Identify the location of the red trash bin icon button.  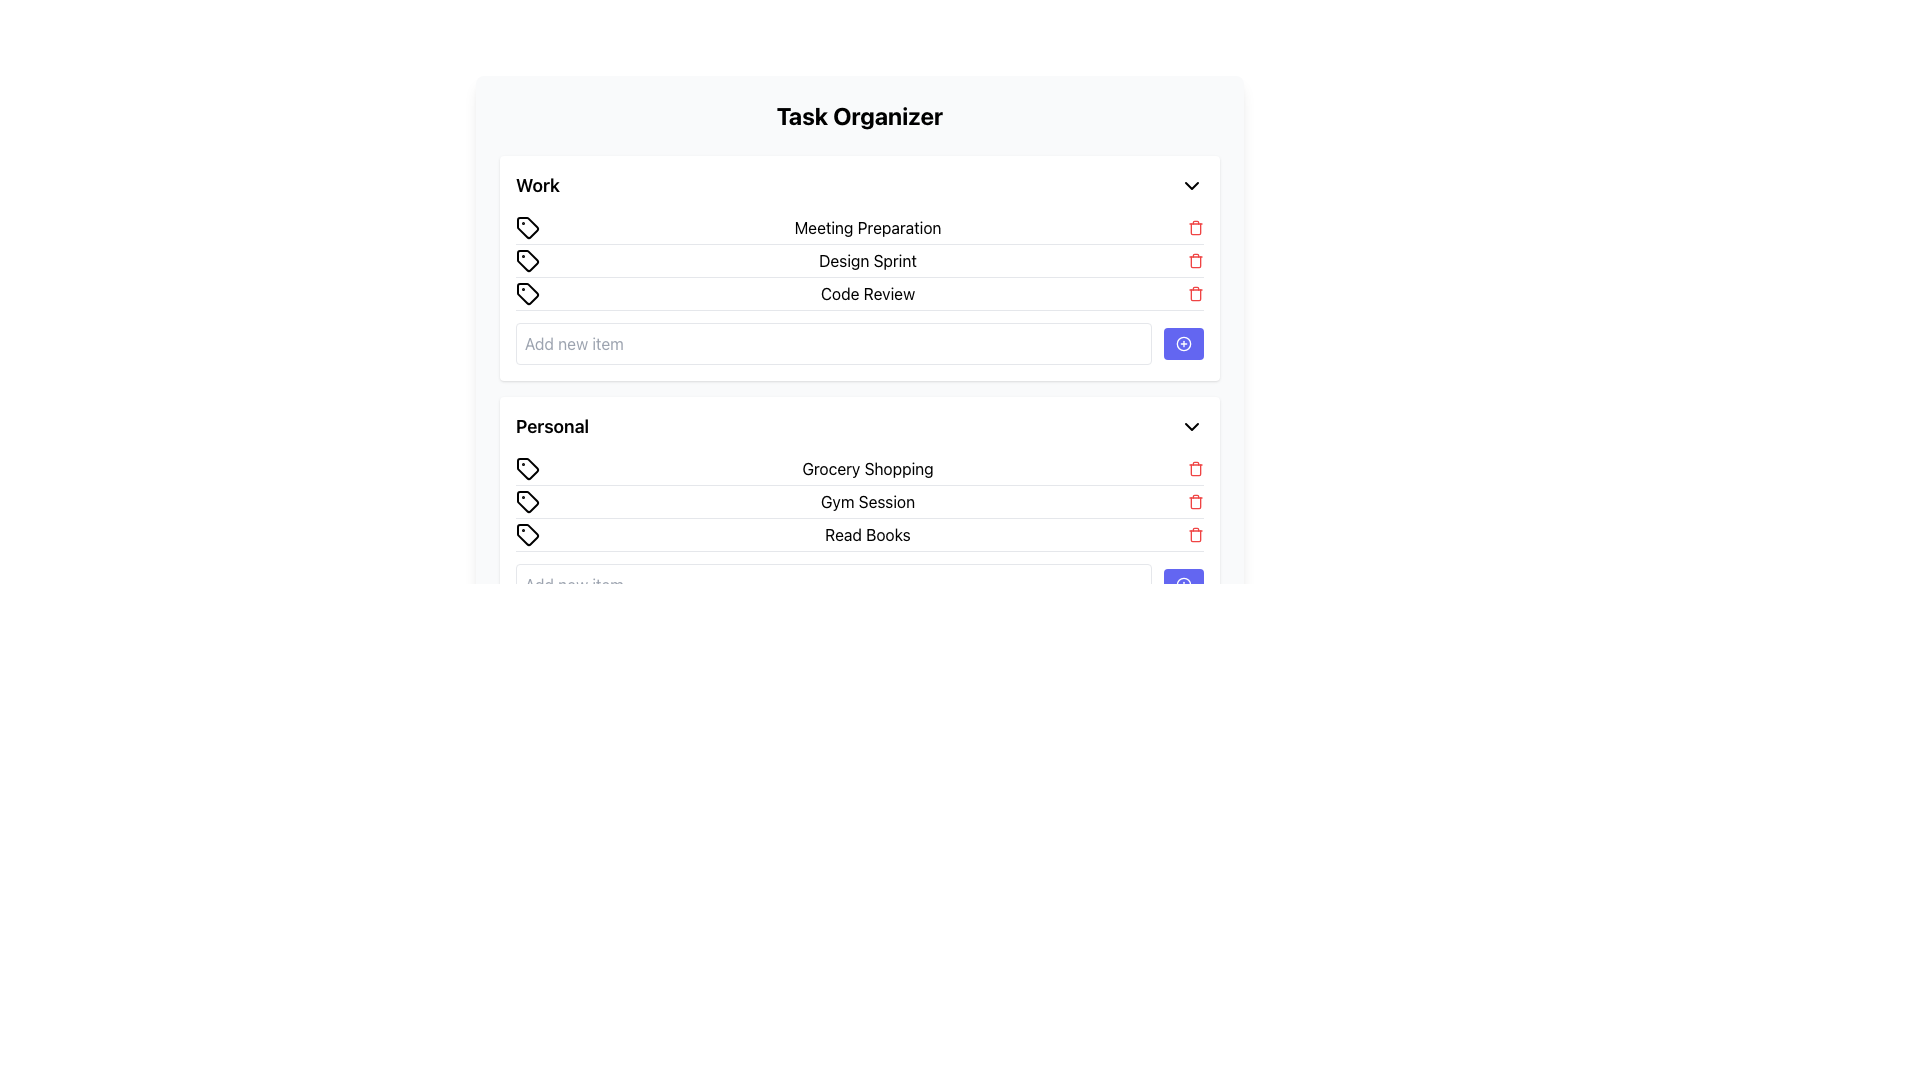
(1195, 534).